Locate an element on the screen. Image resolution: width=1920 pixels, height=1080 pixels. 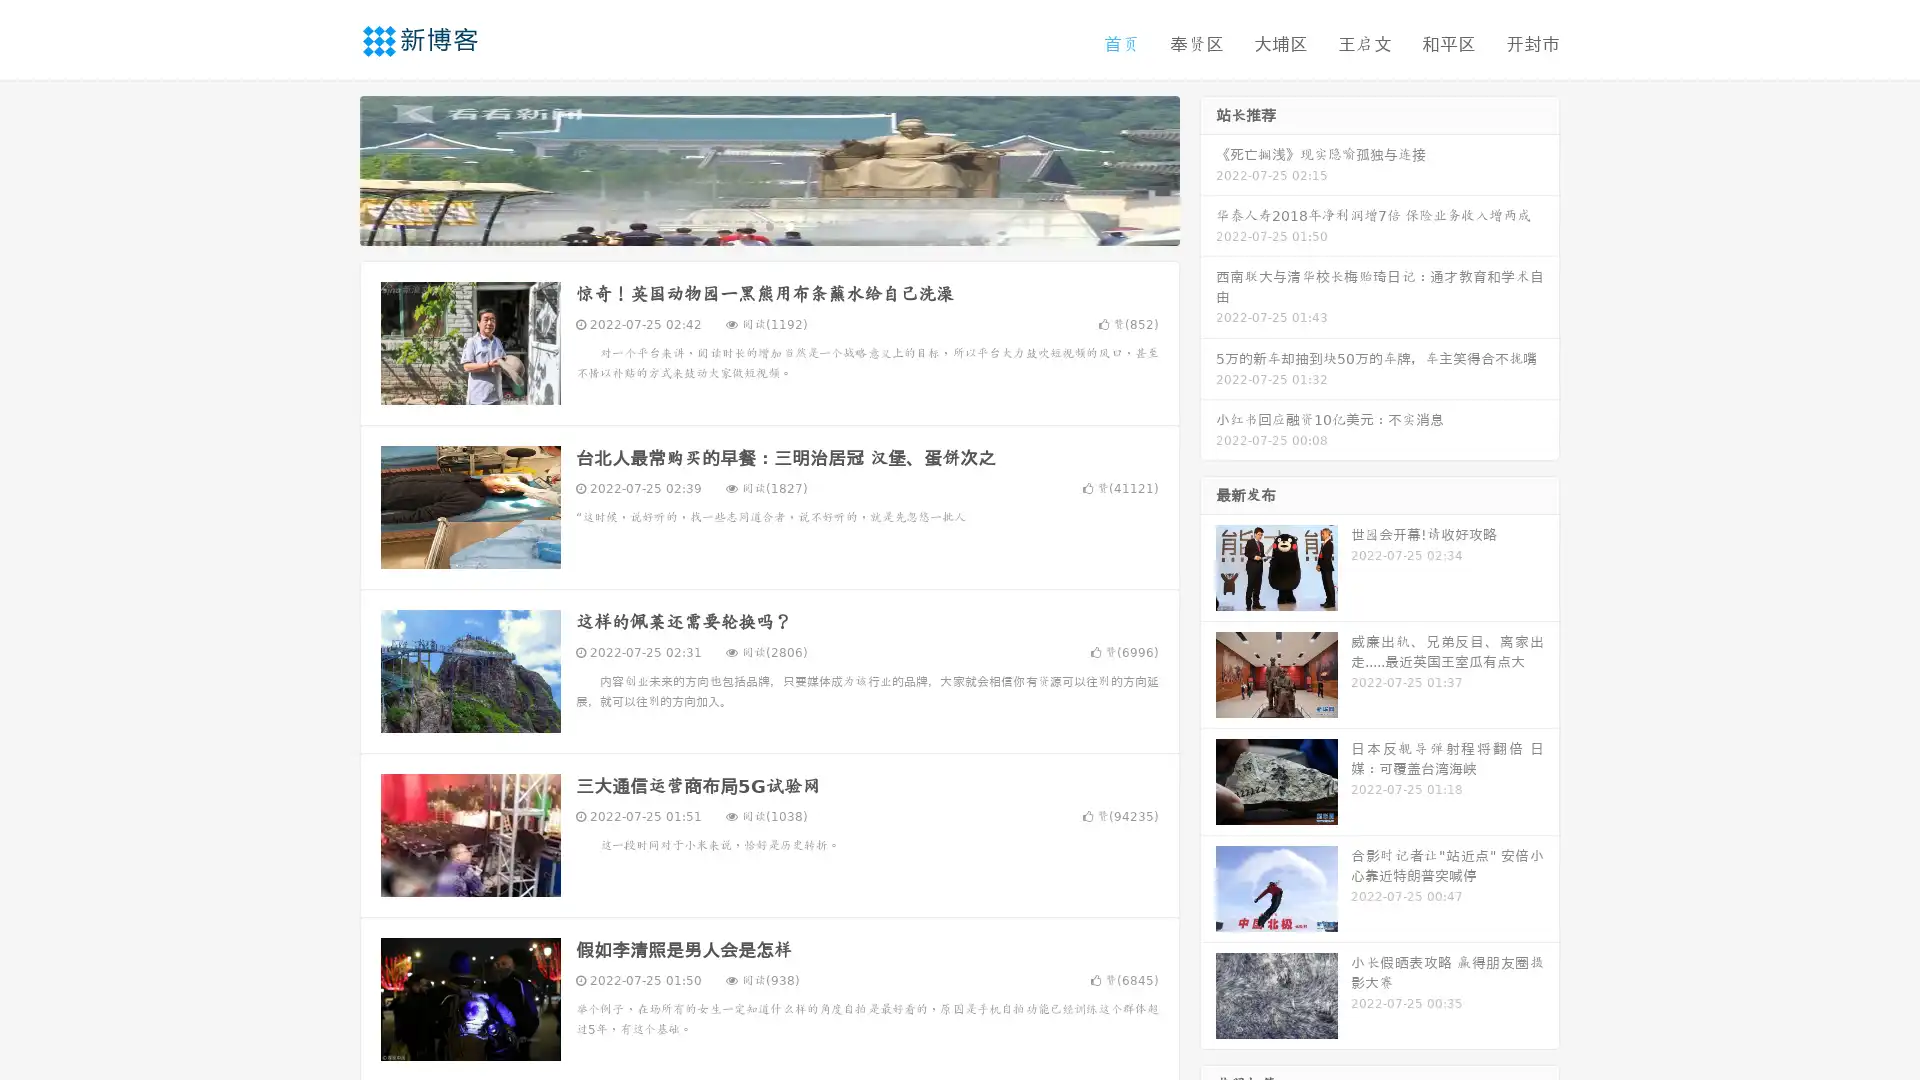
Next slide is located at coordinates (1208, 168).